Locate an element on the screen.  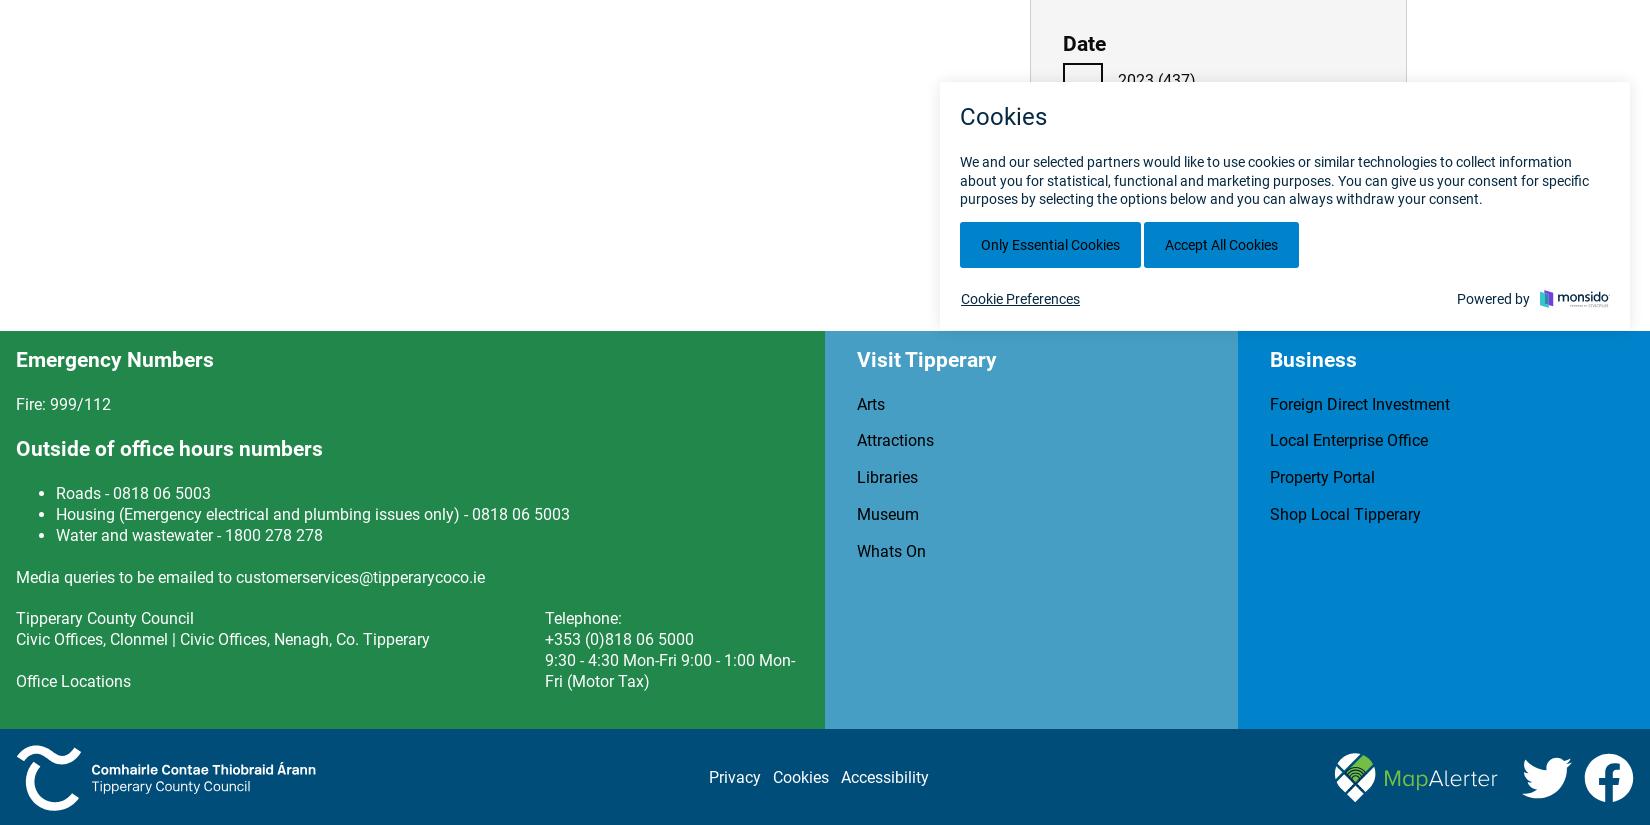
'Arts' is located at coordinates (857, 402).